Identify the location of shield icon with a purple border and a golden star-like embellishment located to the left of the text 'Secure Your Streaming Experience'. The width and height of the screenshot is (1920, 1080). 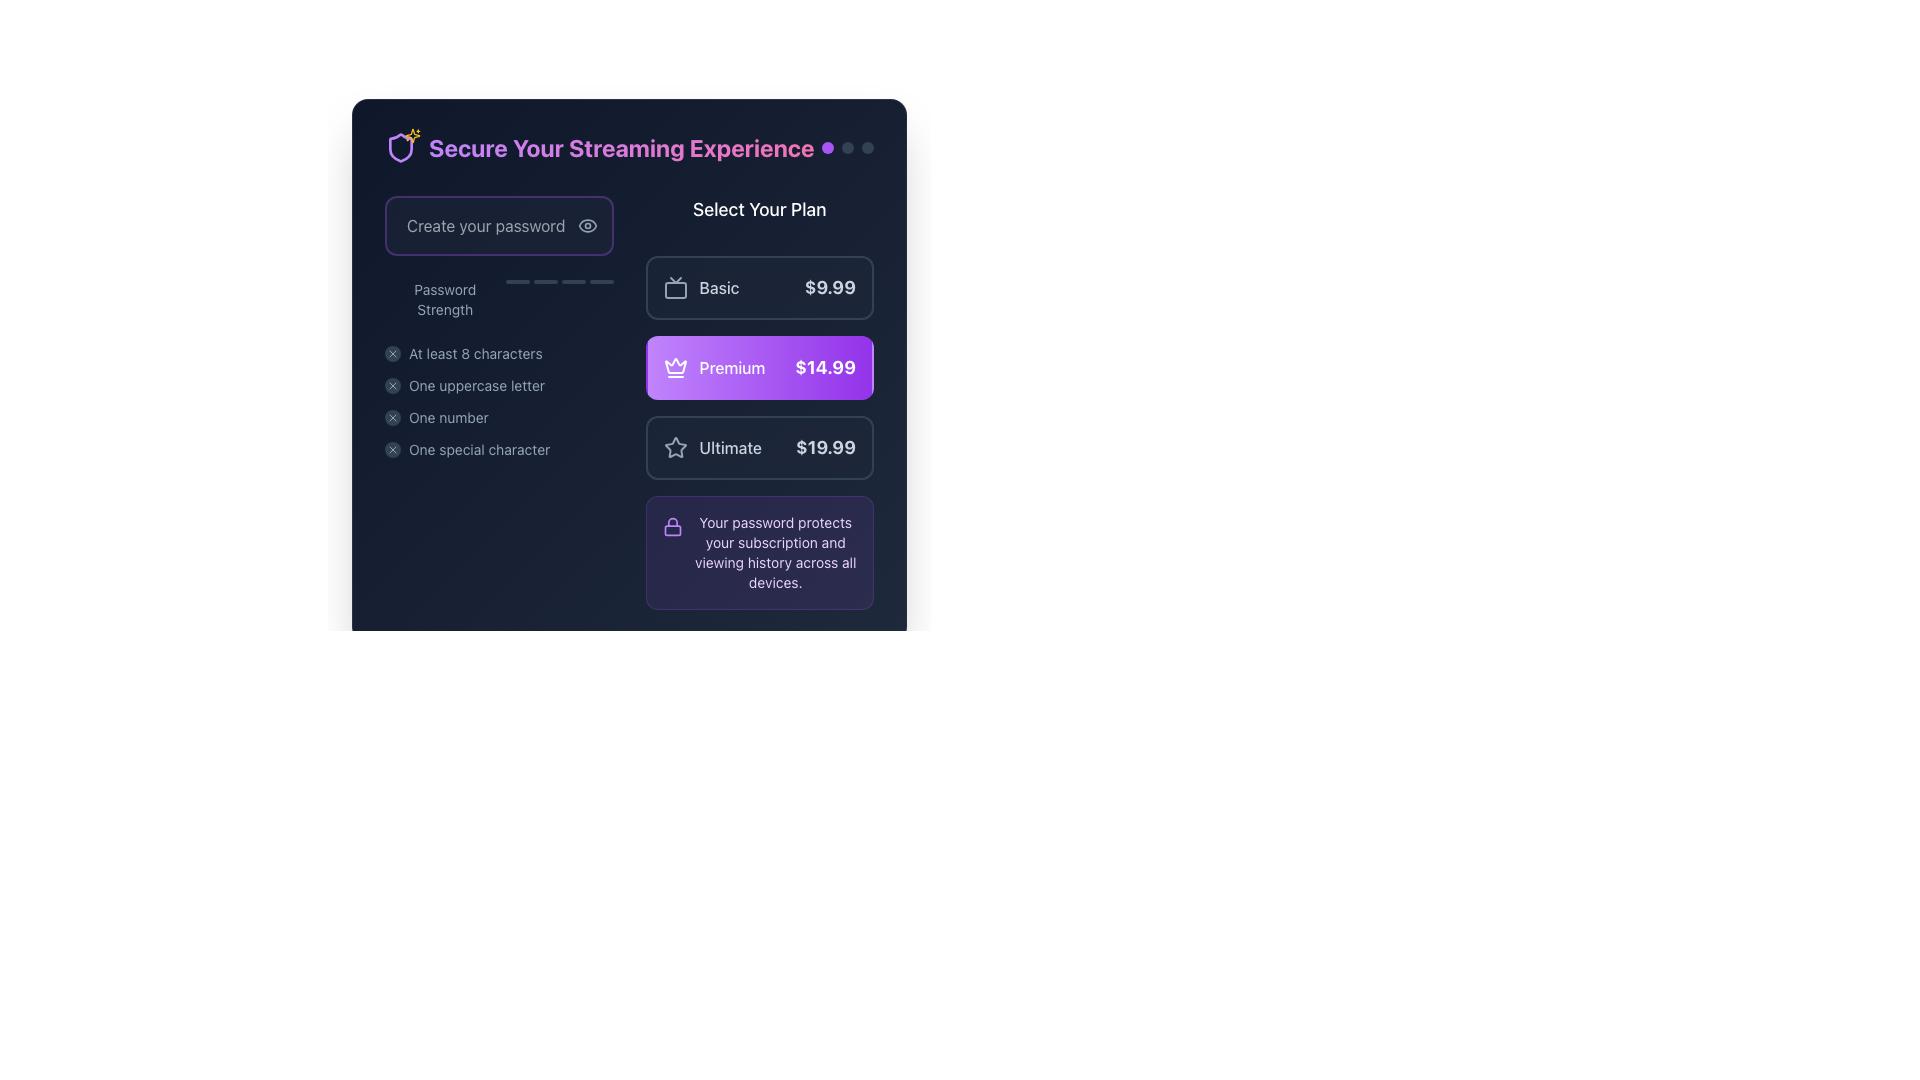
(400, 146).